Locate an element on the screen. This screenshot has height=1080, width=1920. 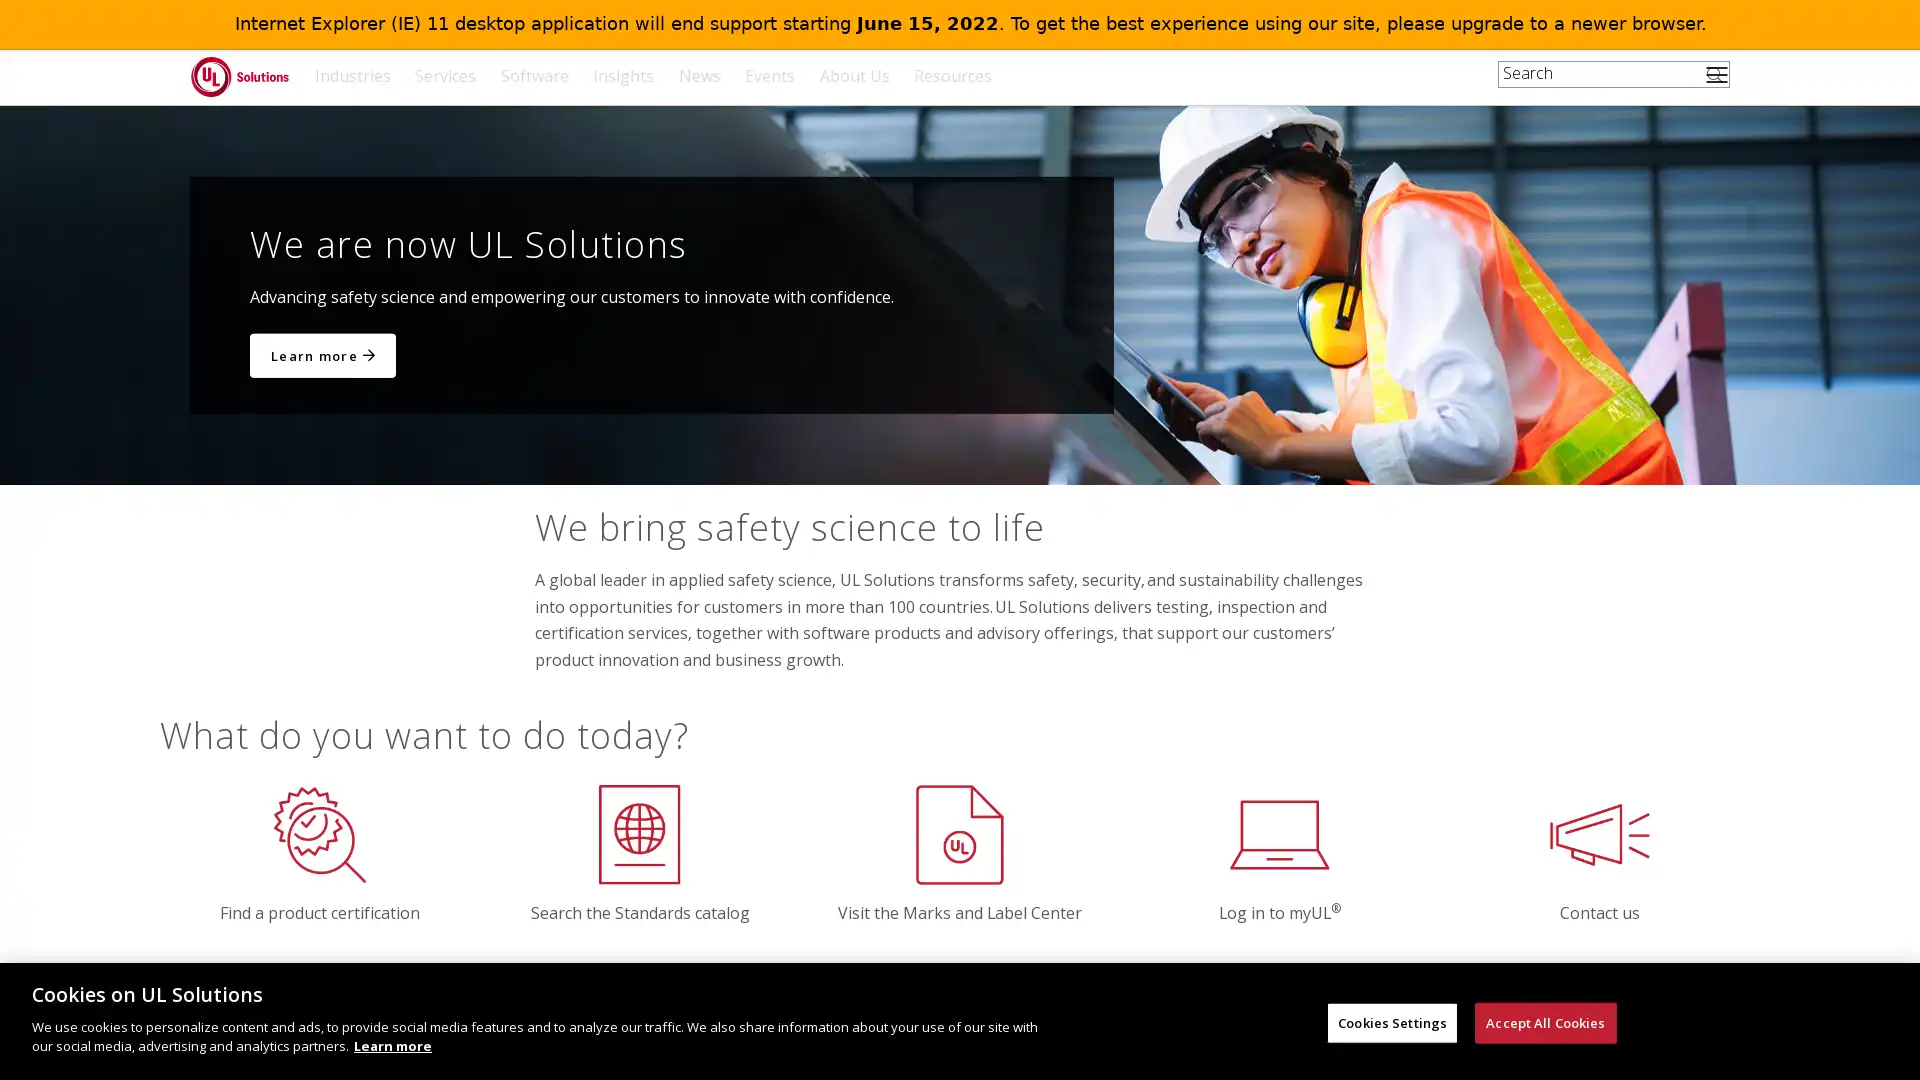
Accept All Cookies is located at coordinates (1544, 1022).